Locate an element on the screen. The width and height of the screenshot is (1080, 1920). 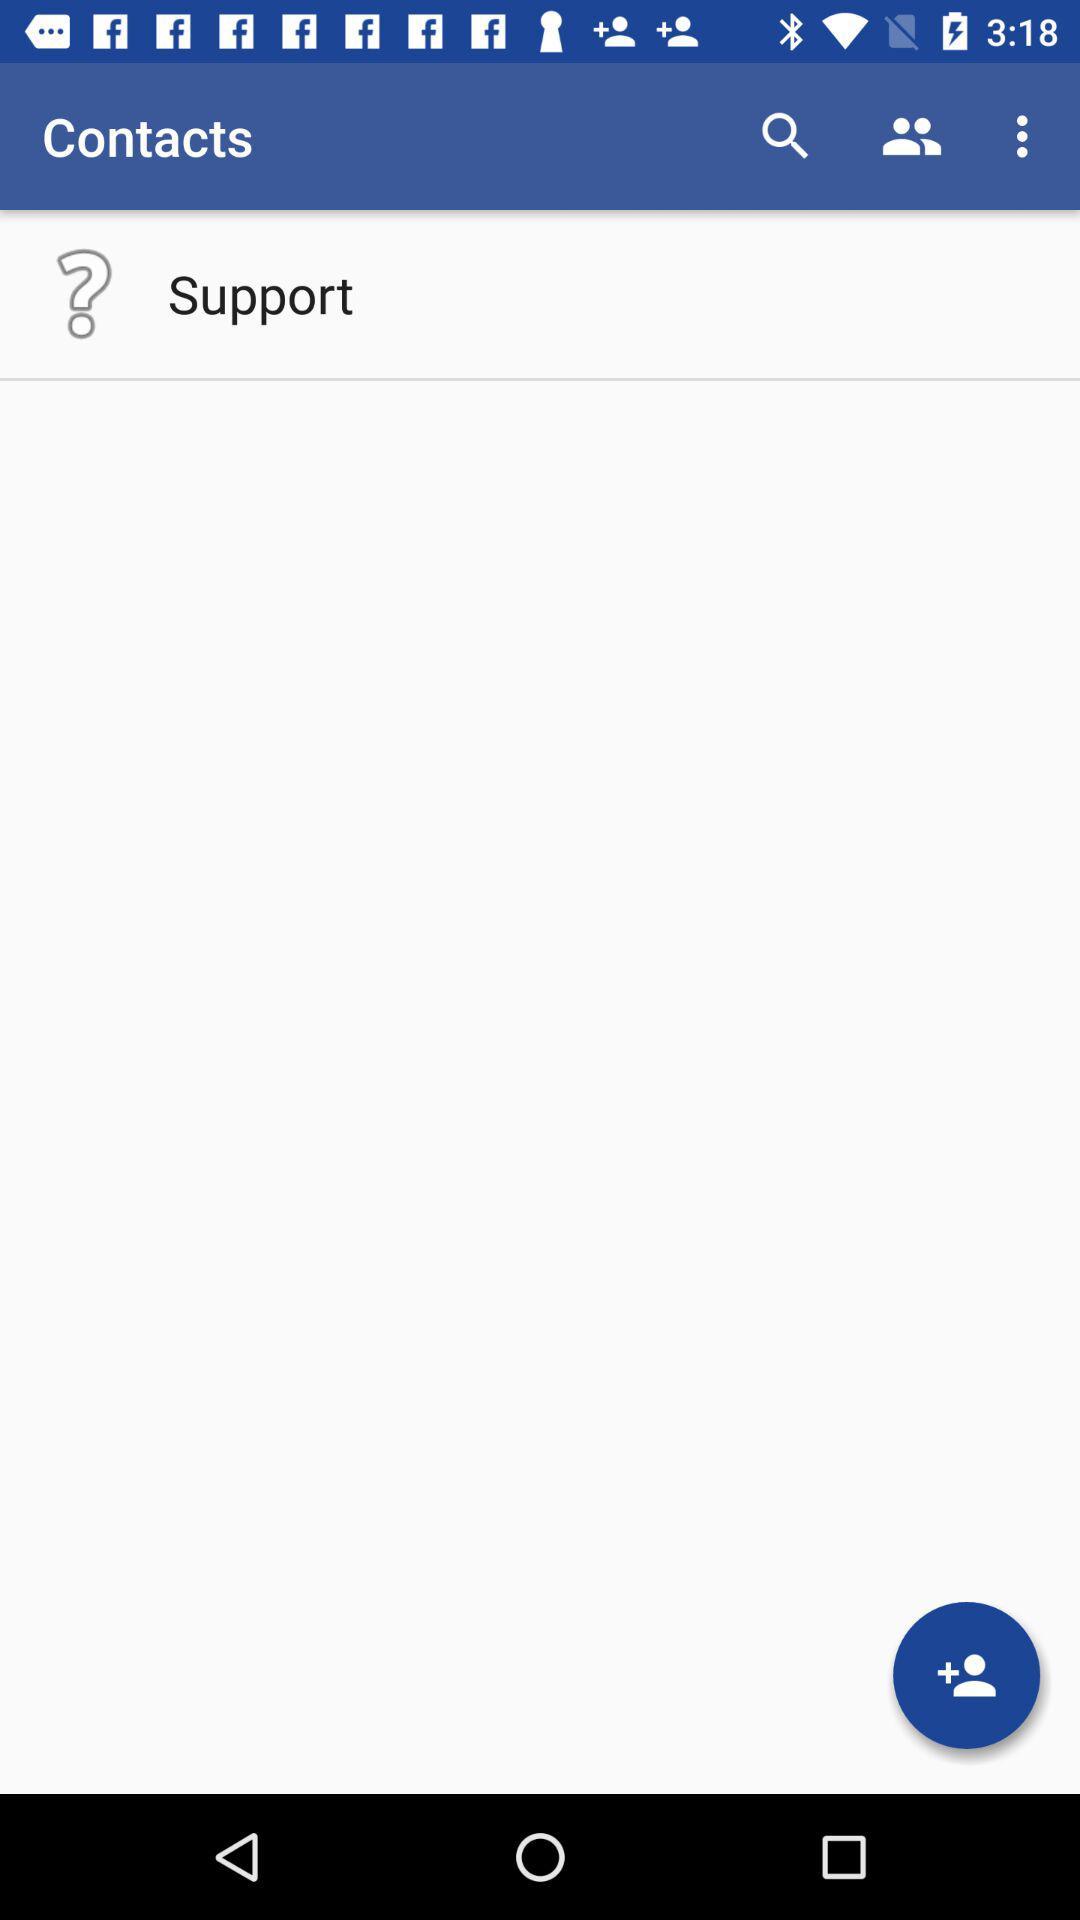
friend is located at coordinates (965, 1675).